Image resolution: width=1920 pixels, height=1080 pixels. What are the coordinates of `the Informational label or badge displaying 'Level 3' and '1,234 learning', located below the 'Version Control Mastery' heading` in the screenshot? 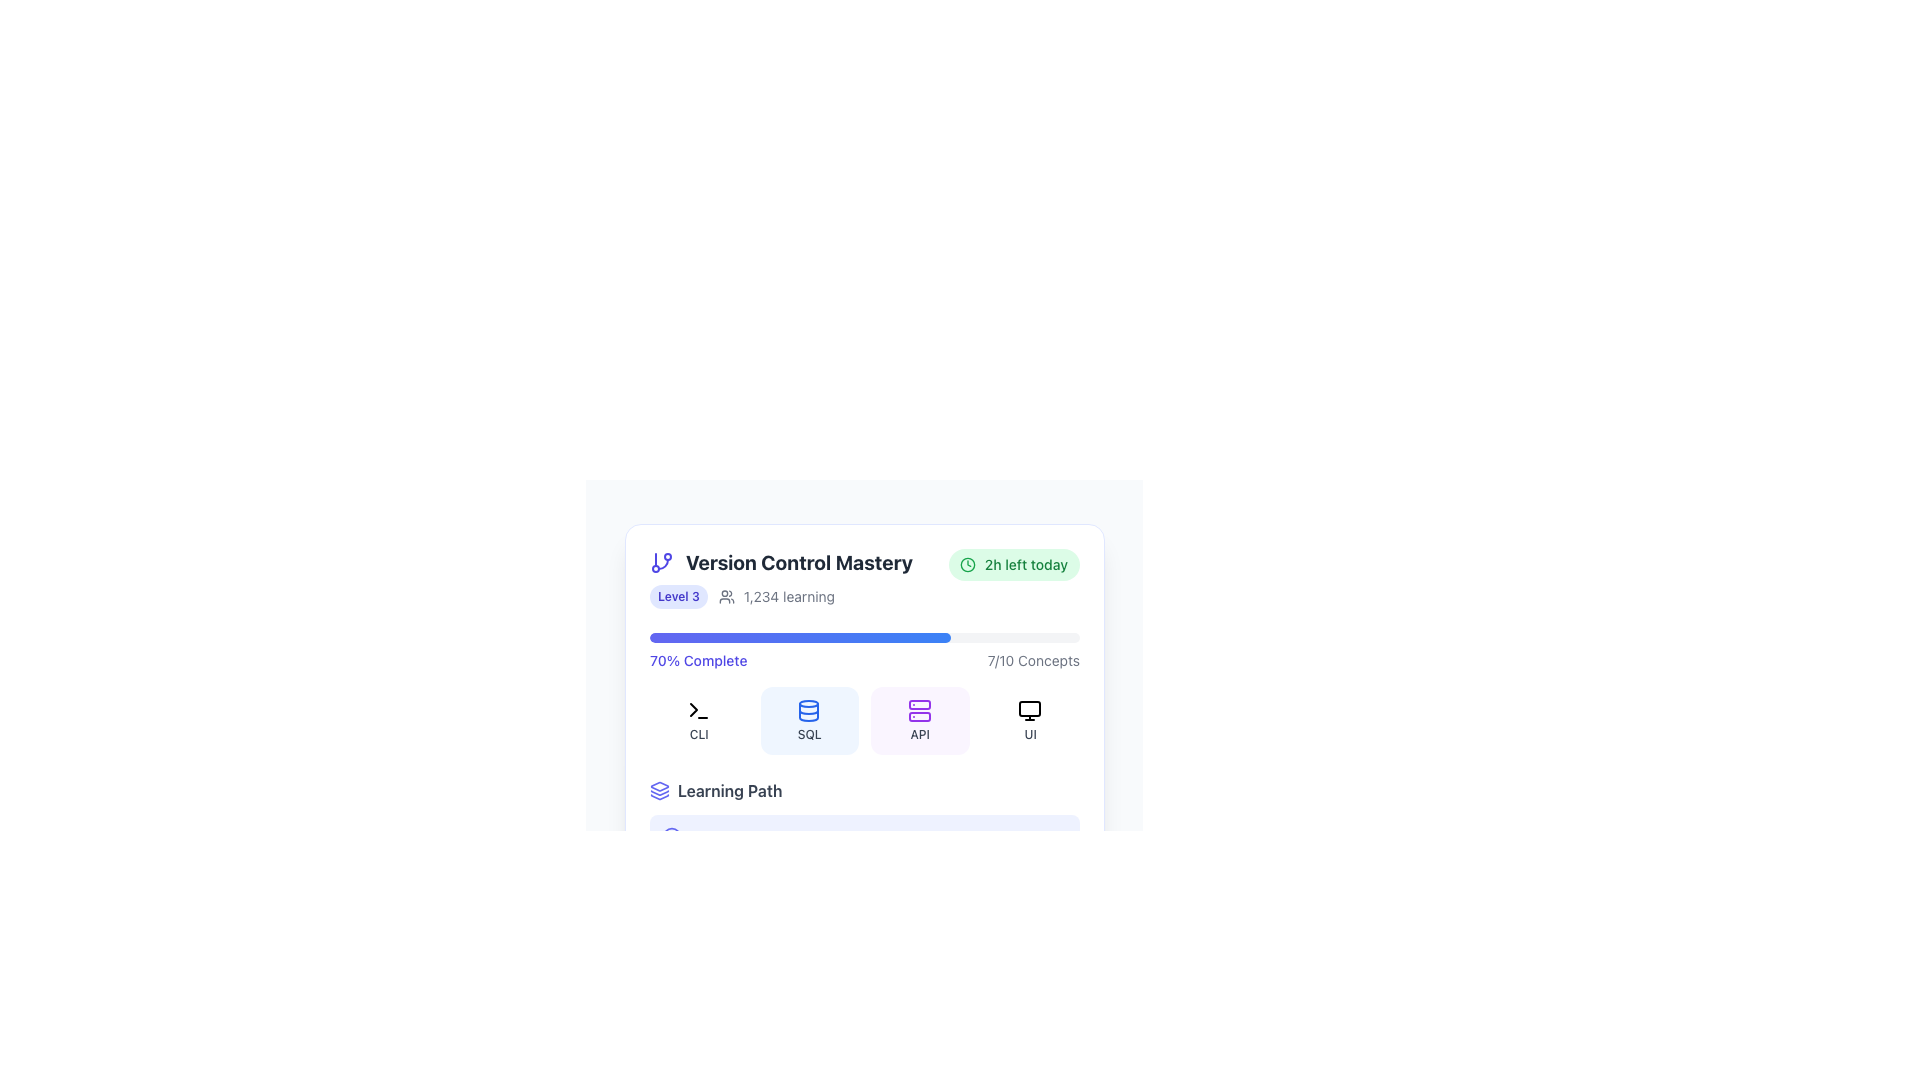 It's located at (780, 596).